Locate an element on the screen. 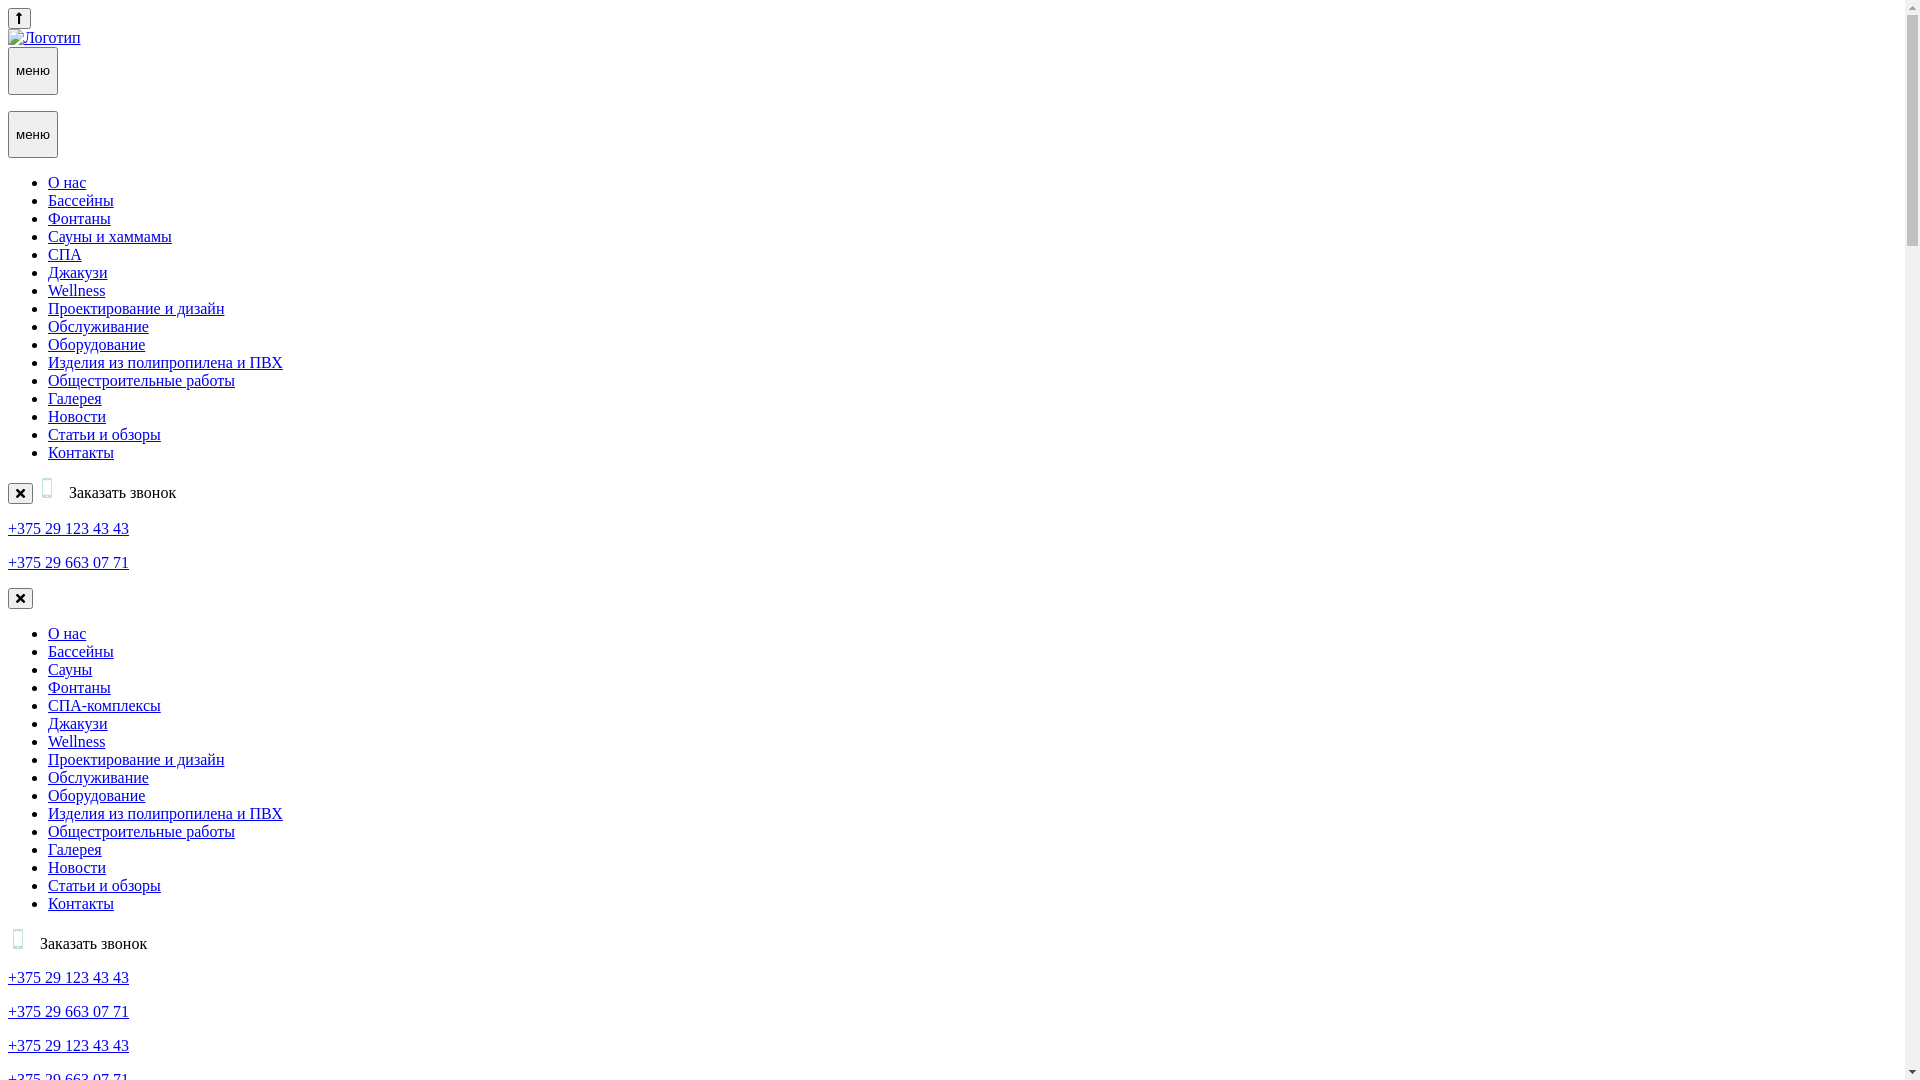 The width and height of the screenshot is (1920, 1080). '+375 29 123 43 43' is located at coordinates (68, 1044).